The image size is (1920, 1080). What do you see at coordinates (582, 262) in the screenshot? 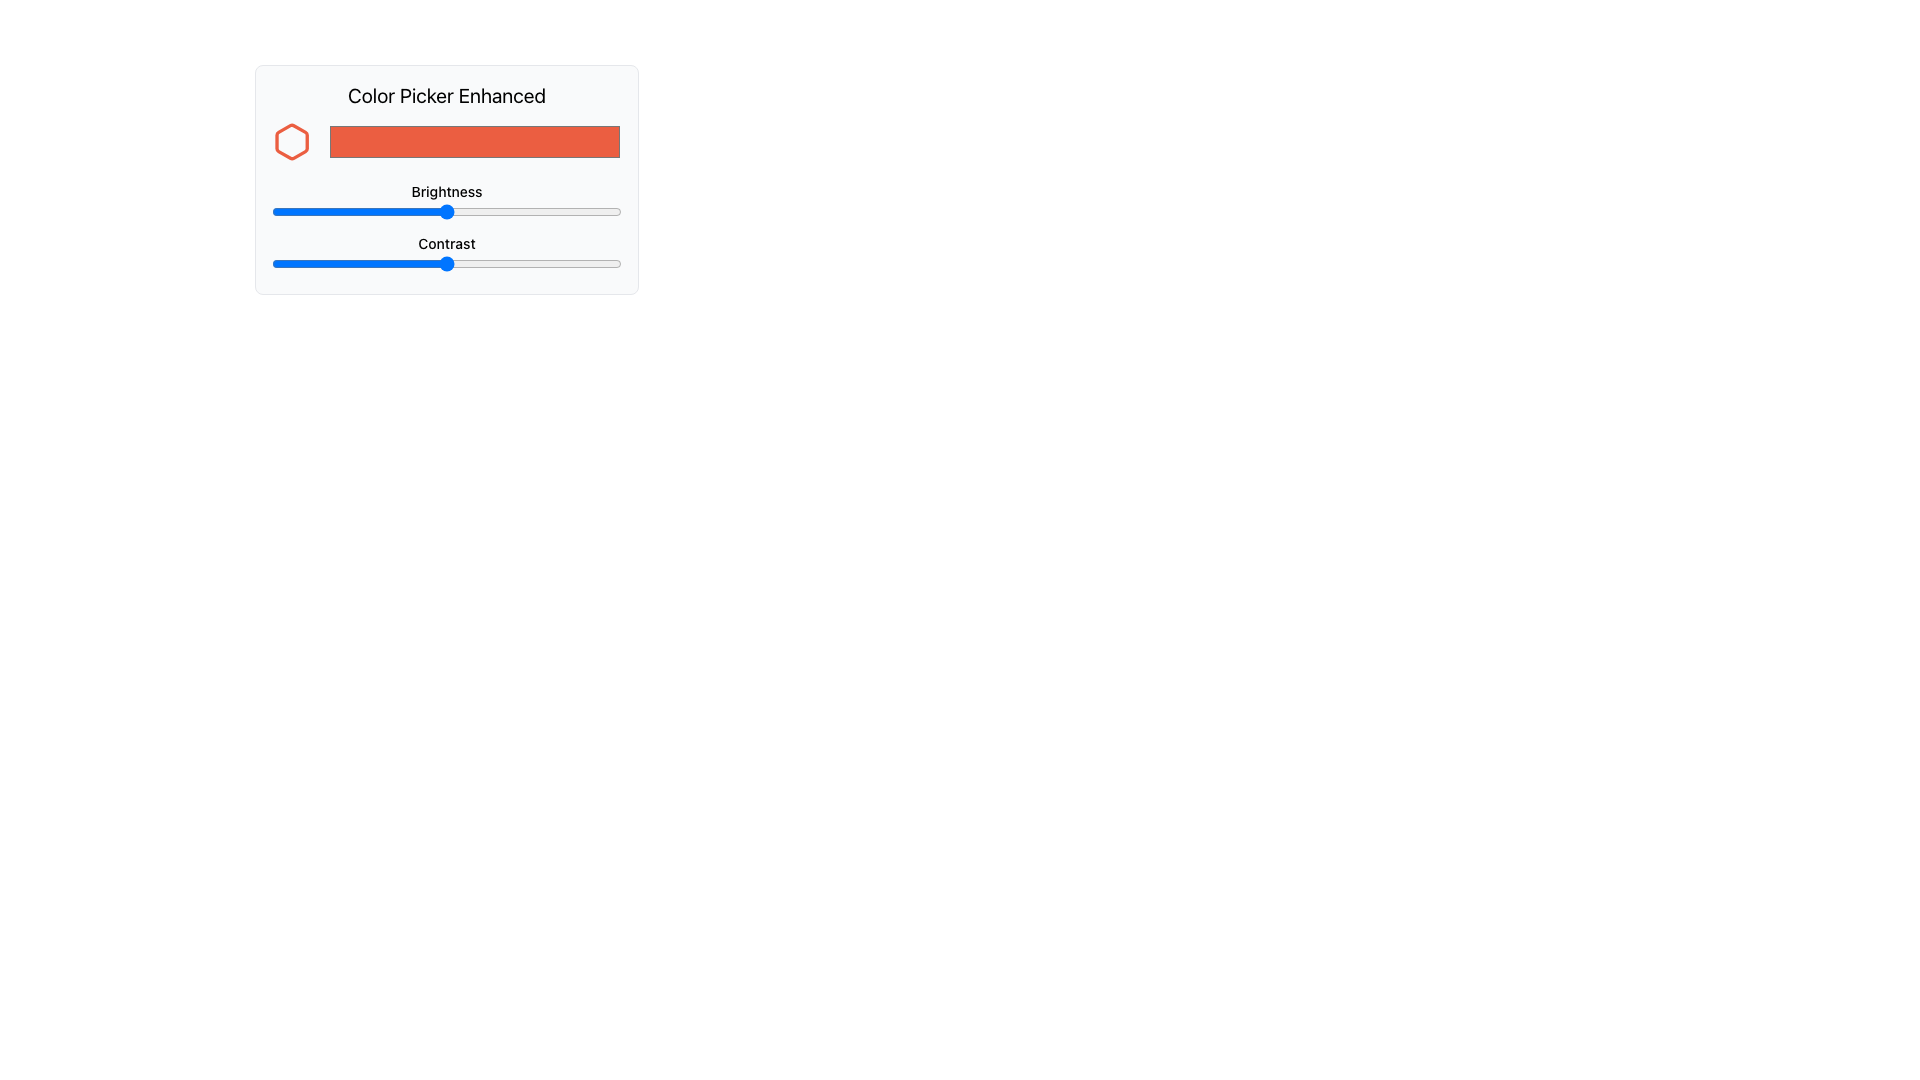
I see `contrast` at bounding box center [582, 262].